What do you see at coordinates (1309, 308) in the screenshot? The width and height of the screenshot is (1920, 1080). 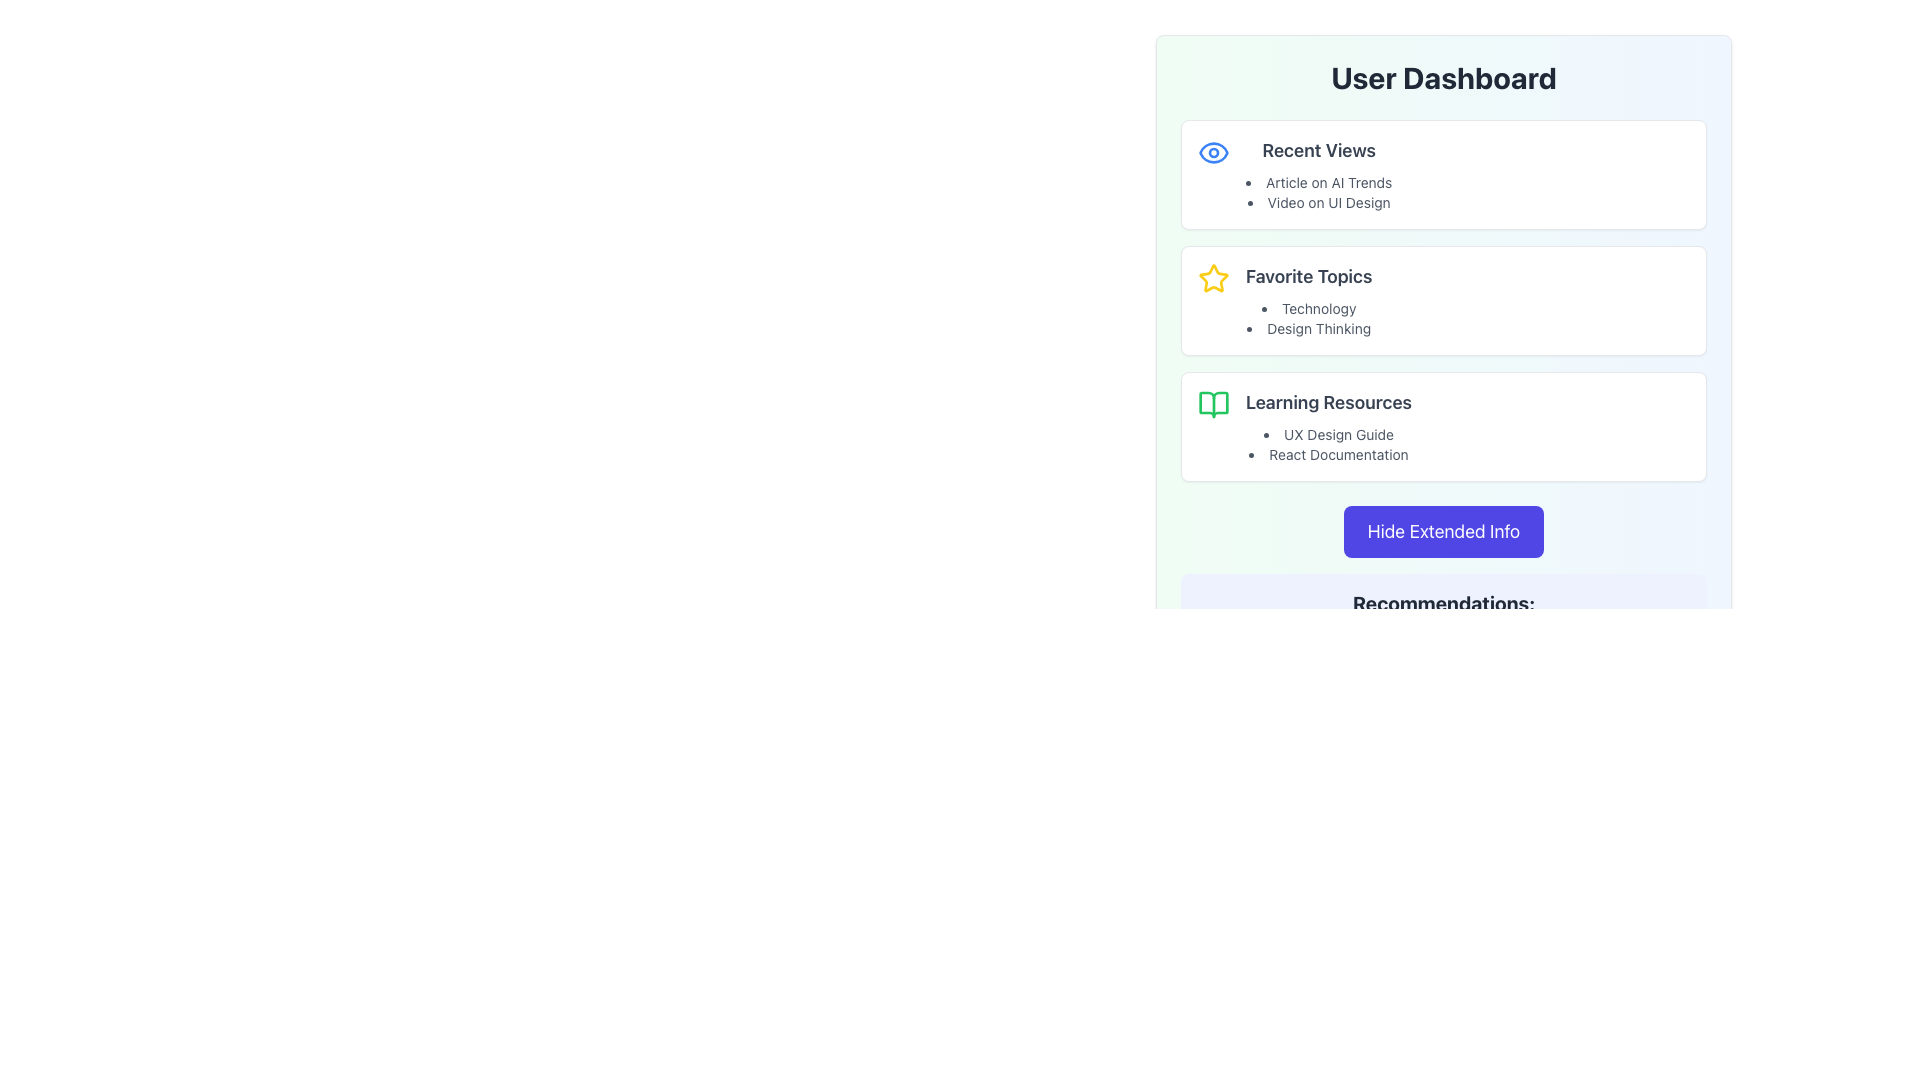 I see `the non-interactive list item labeled 'Technology' in the 'Favorite Topics' section, positioned above 'Design Thinking'` at bounding box center [1309, 308].